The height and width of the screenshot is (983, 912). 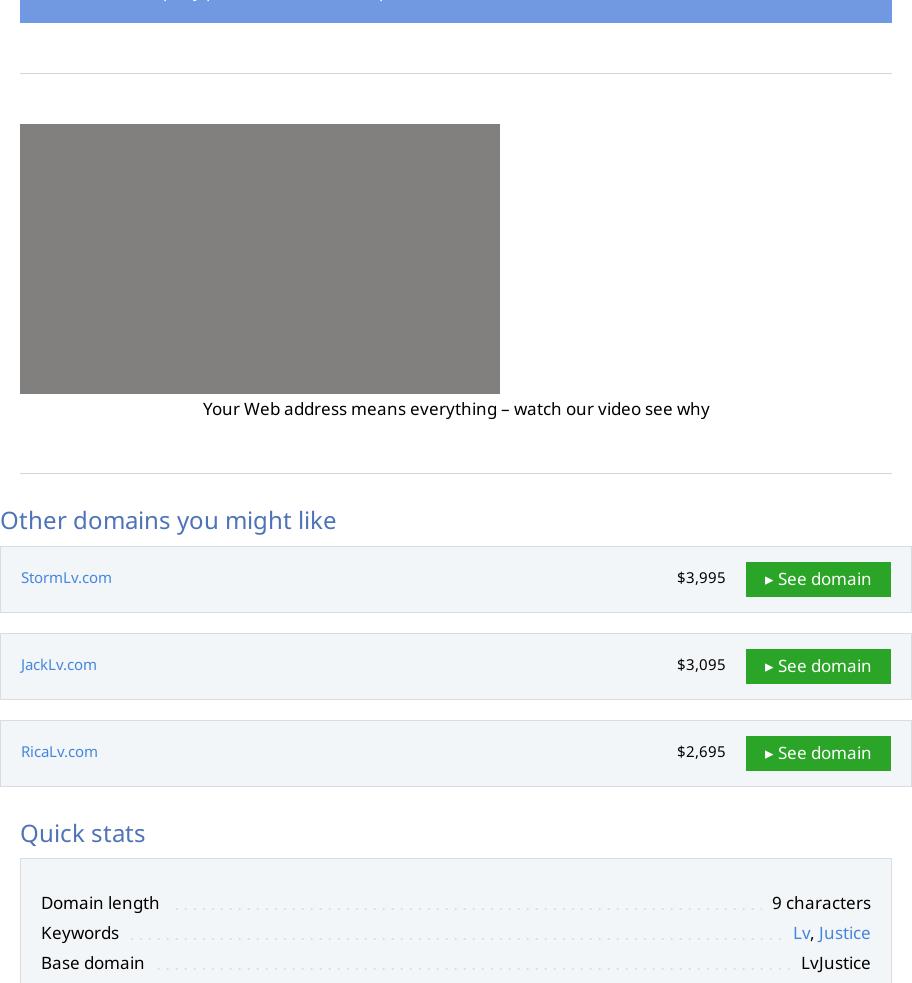 I want to click on 'RicaLv.com', so click(x=20, y=749).